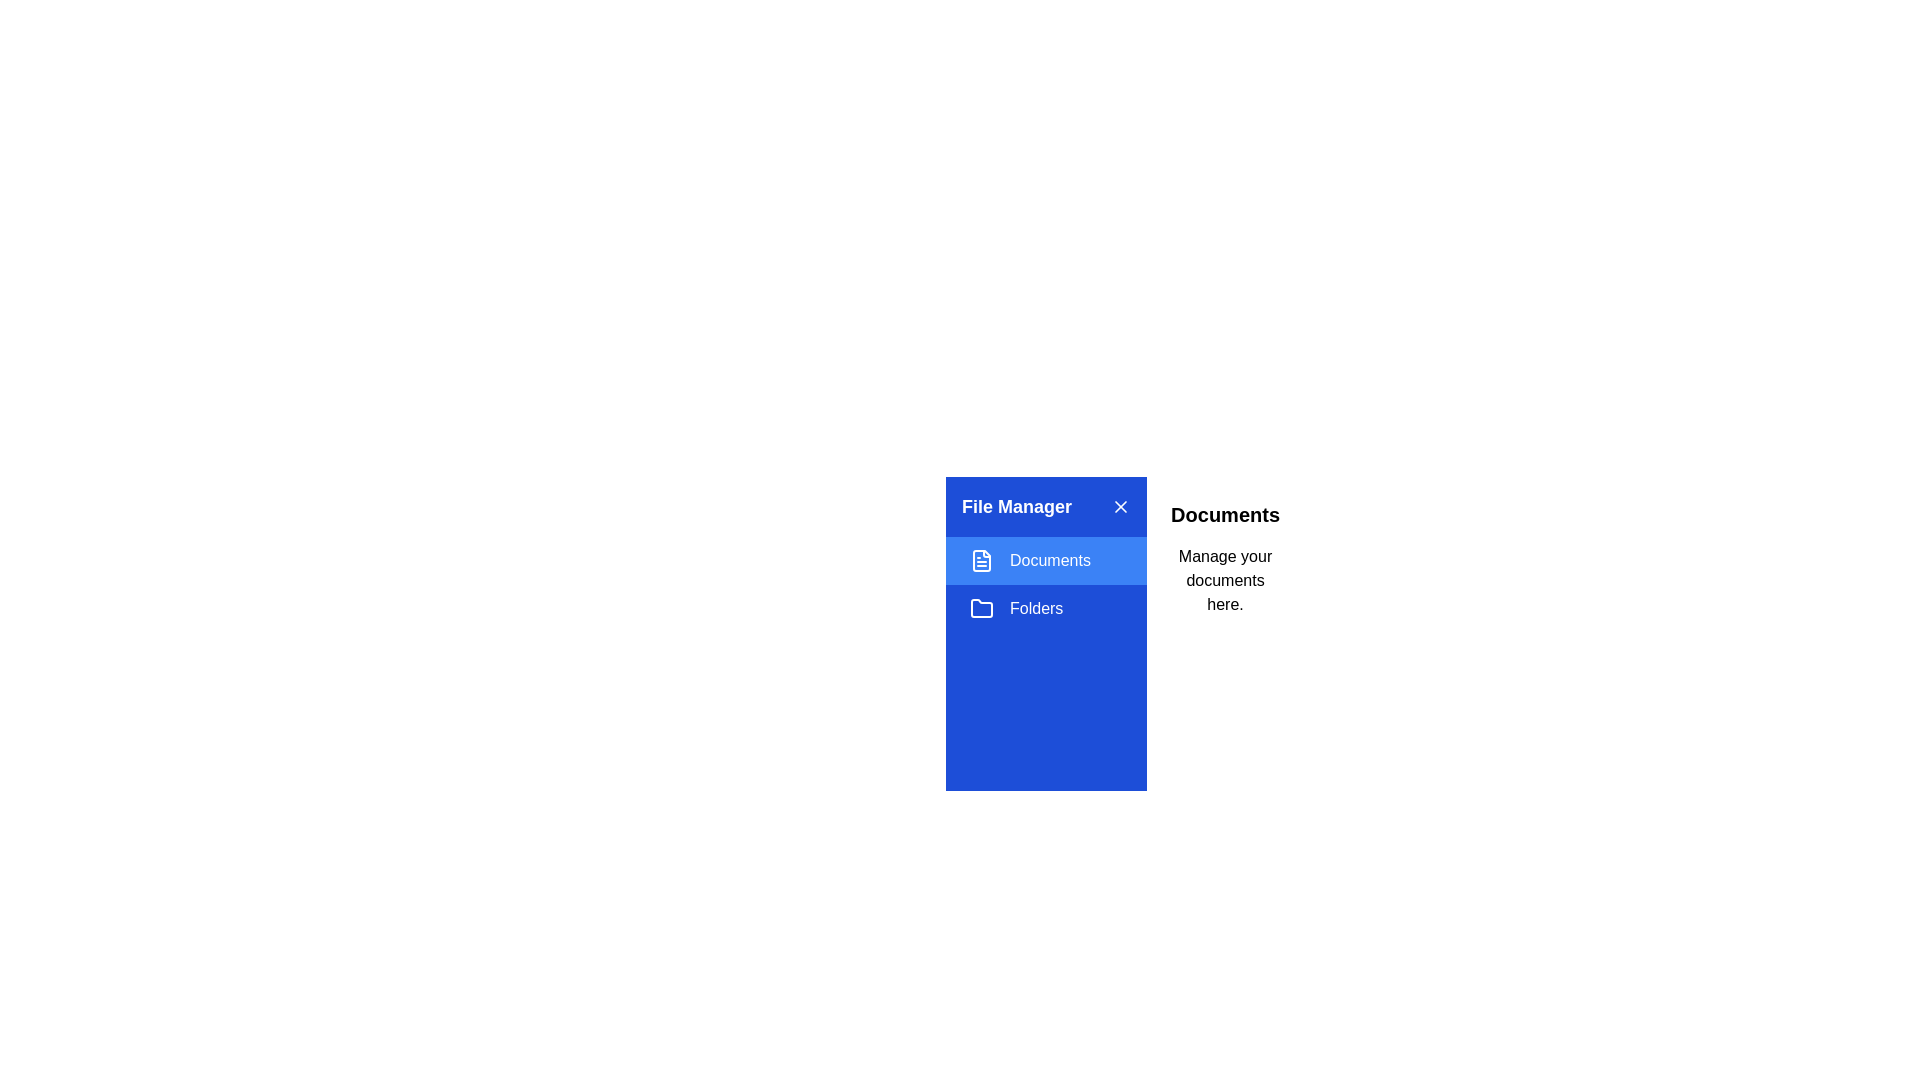 The height and width of the screenshot is (1080, 1920). I want to click on the close button to close the drawer, so click(1121, 505).